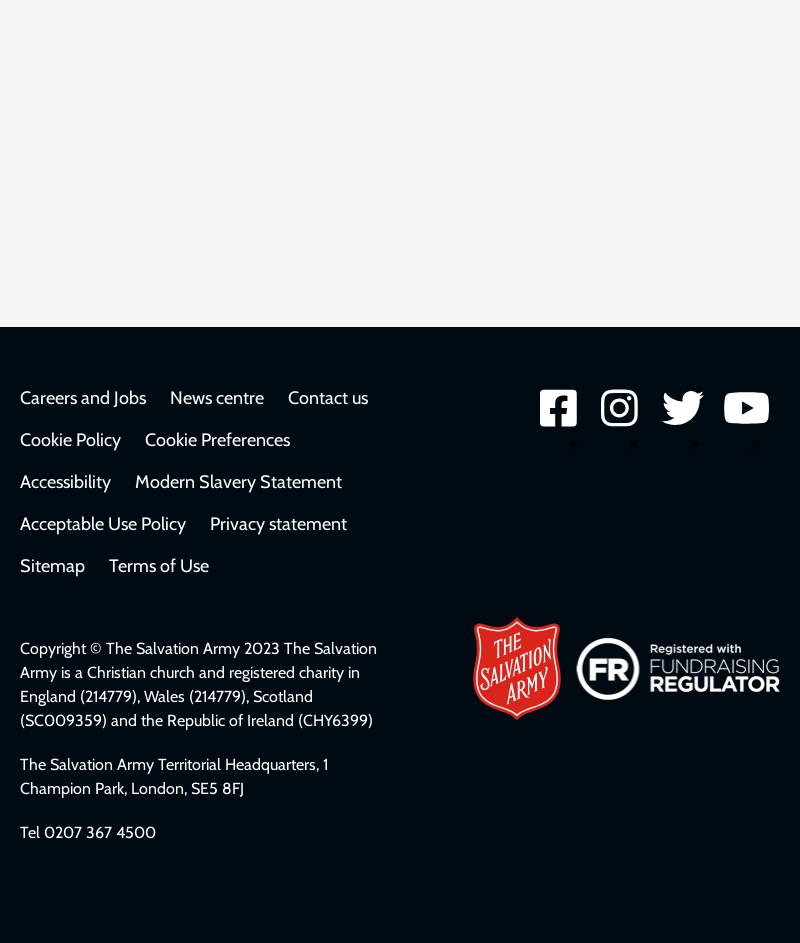 The image size is (800, 943). Describe the element at coordinates (237, 480) in the screenshot. I see `'Modern Slavery Statement'` at that location.